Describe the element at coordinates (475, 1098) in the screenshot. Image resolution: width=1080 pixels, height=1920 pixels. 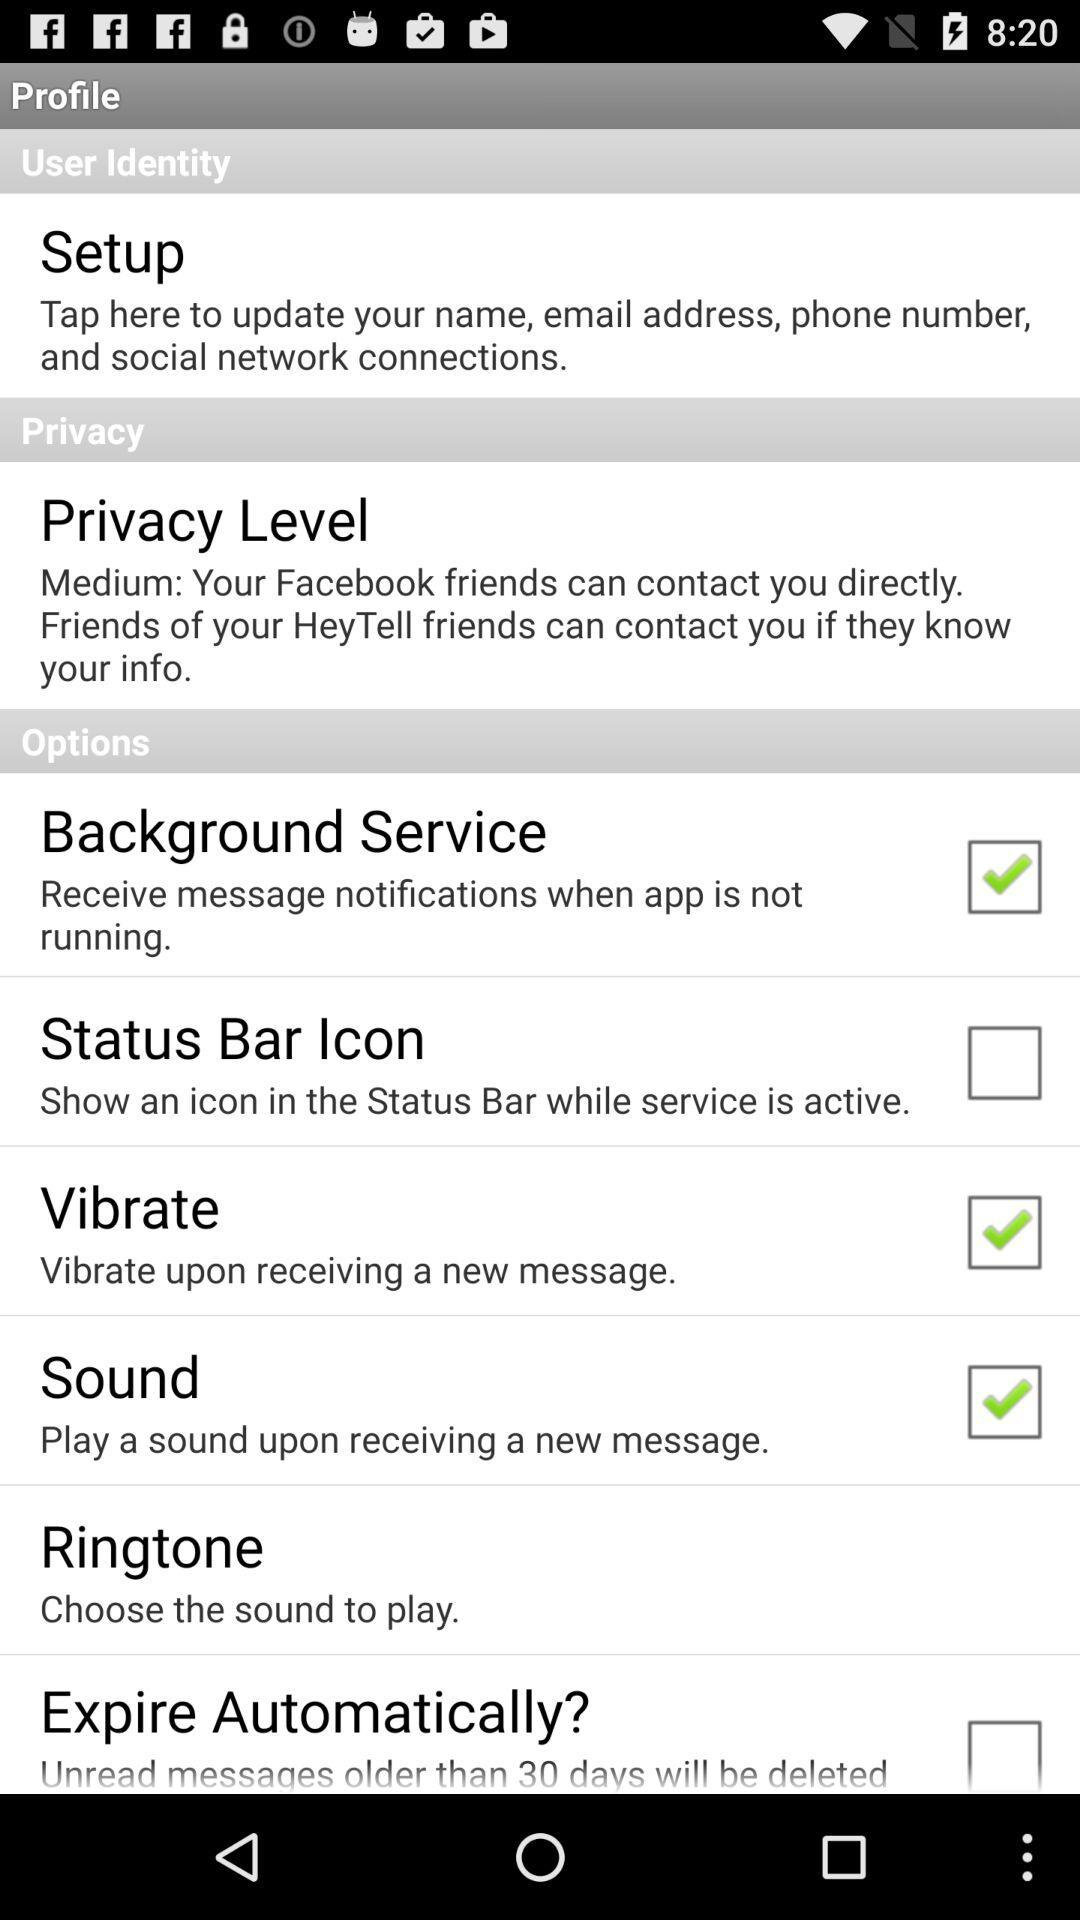
I see `show an icon icon` at that location.